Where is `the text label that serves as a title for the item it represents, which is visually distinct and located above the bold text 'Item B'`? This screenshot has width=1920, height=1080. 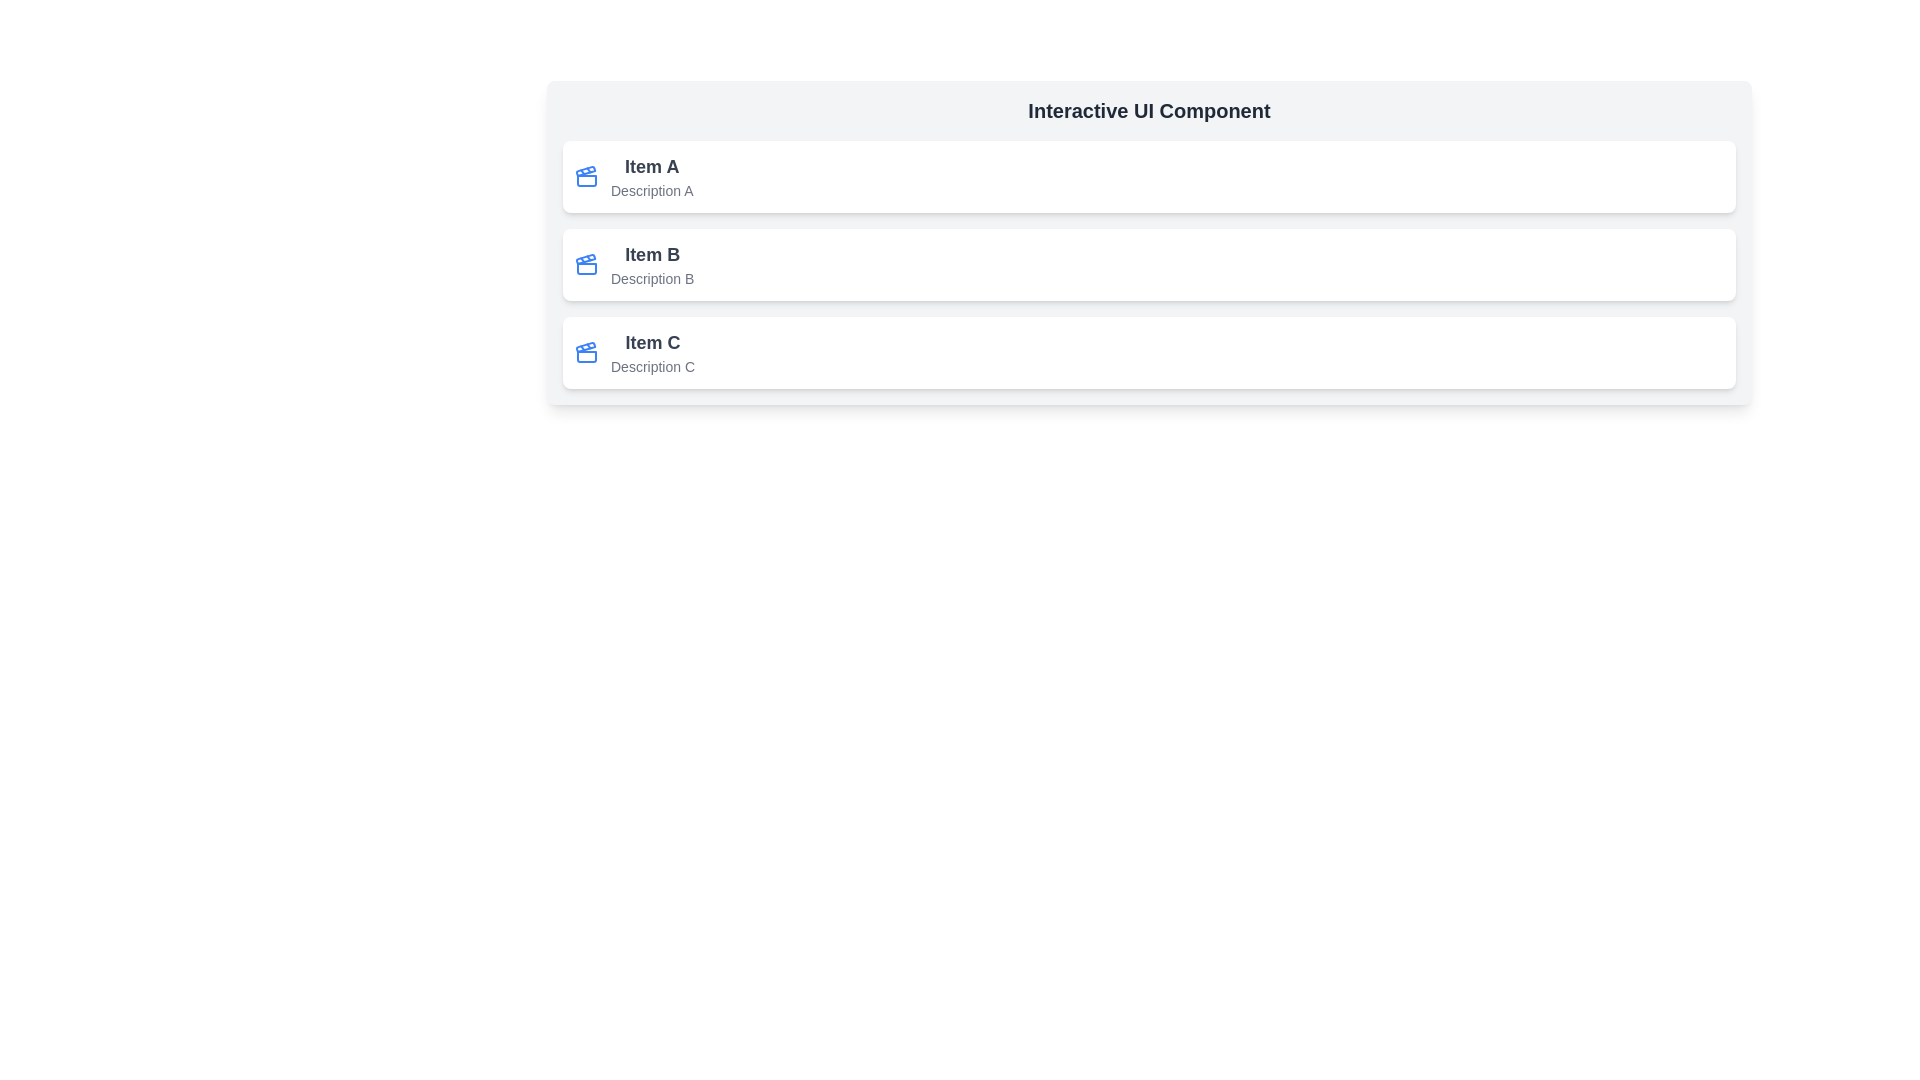
the text label that serves as a title for the item it represents, which is visually distinct and located above the bold text 'Item B' is located at coordinates (652, 253).